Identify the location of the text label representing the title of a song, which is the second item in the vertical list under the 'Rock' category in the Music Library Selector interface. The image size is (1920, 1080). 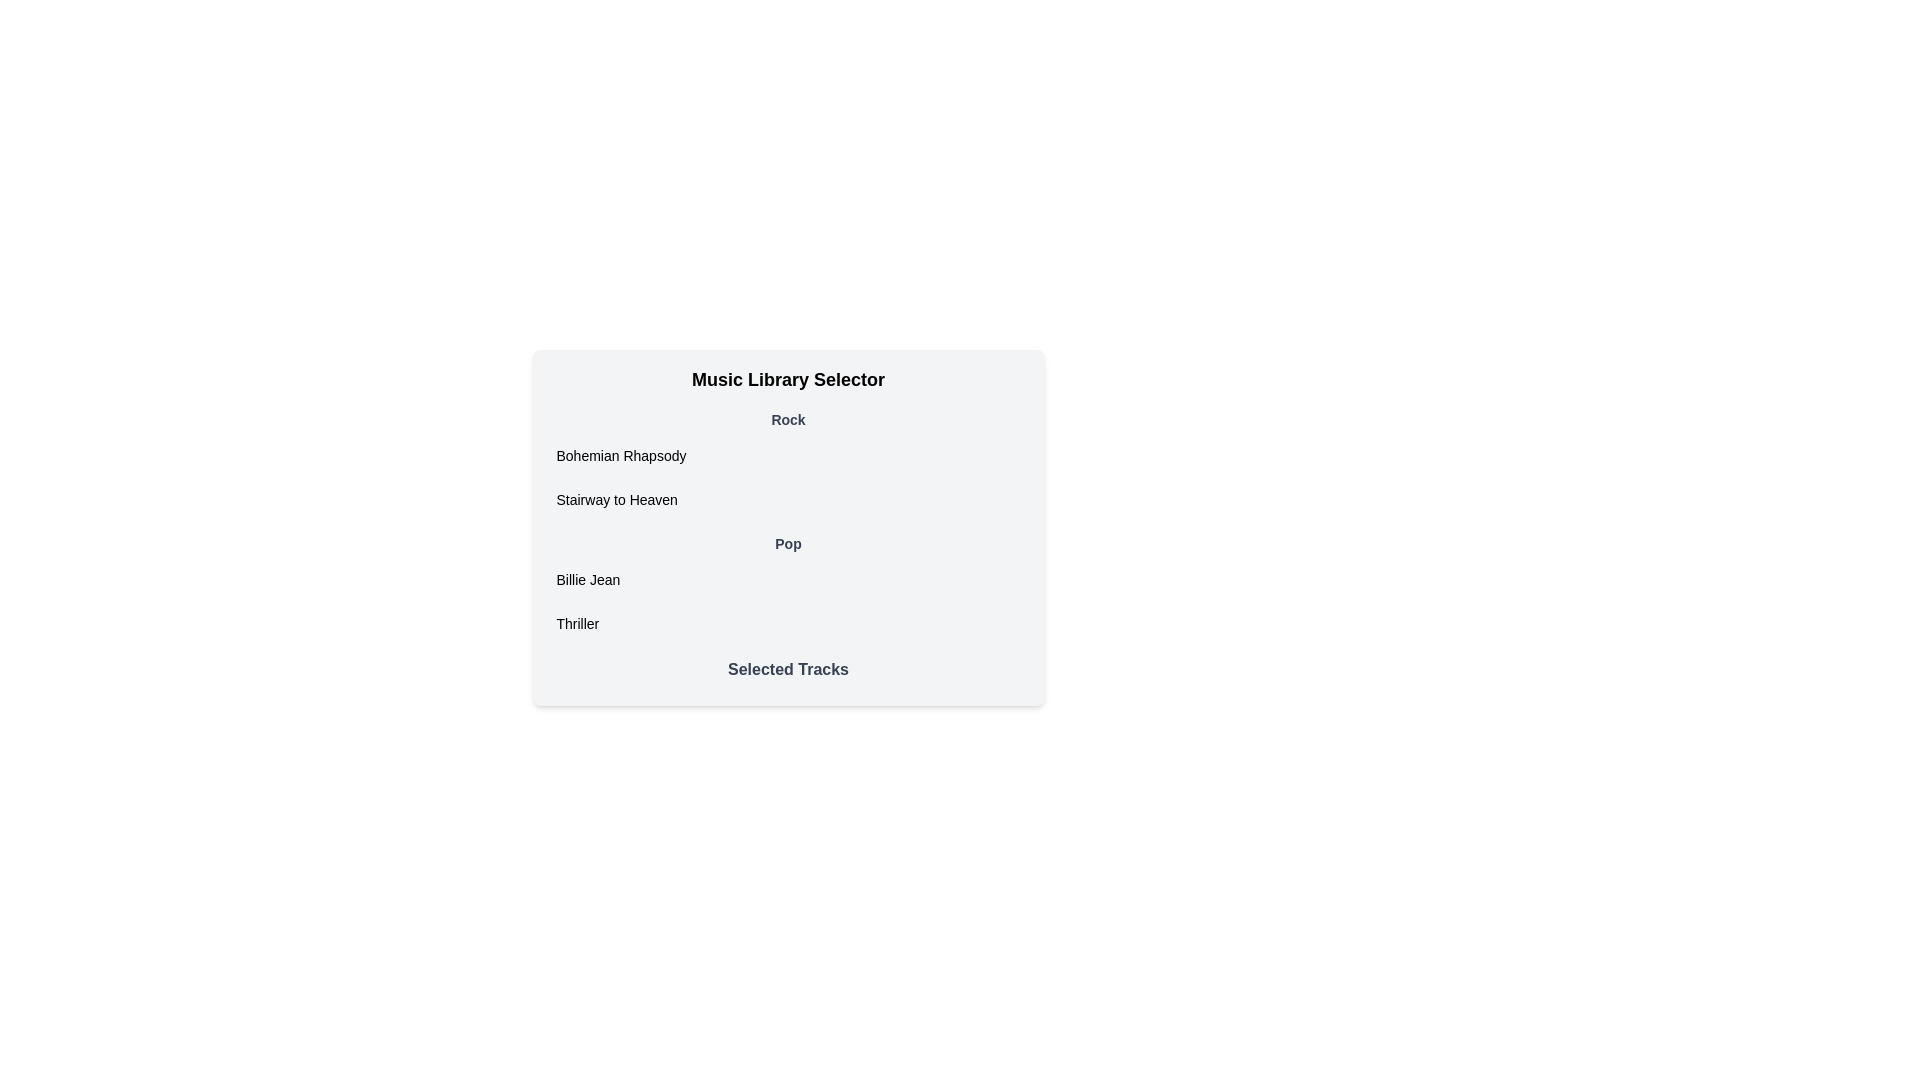
(616, 499).